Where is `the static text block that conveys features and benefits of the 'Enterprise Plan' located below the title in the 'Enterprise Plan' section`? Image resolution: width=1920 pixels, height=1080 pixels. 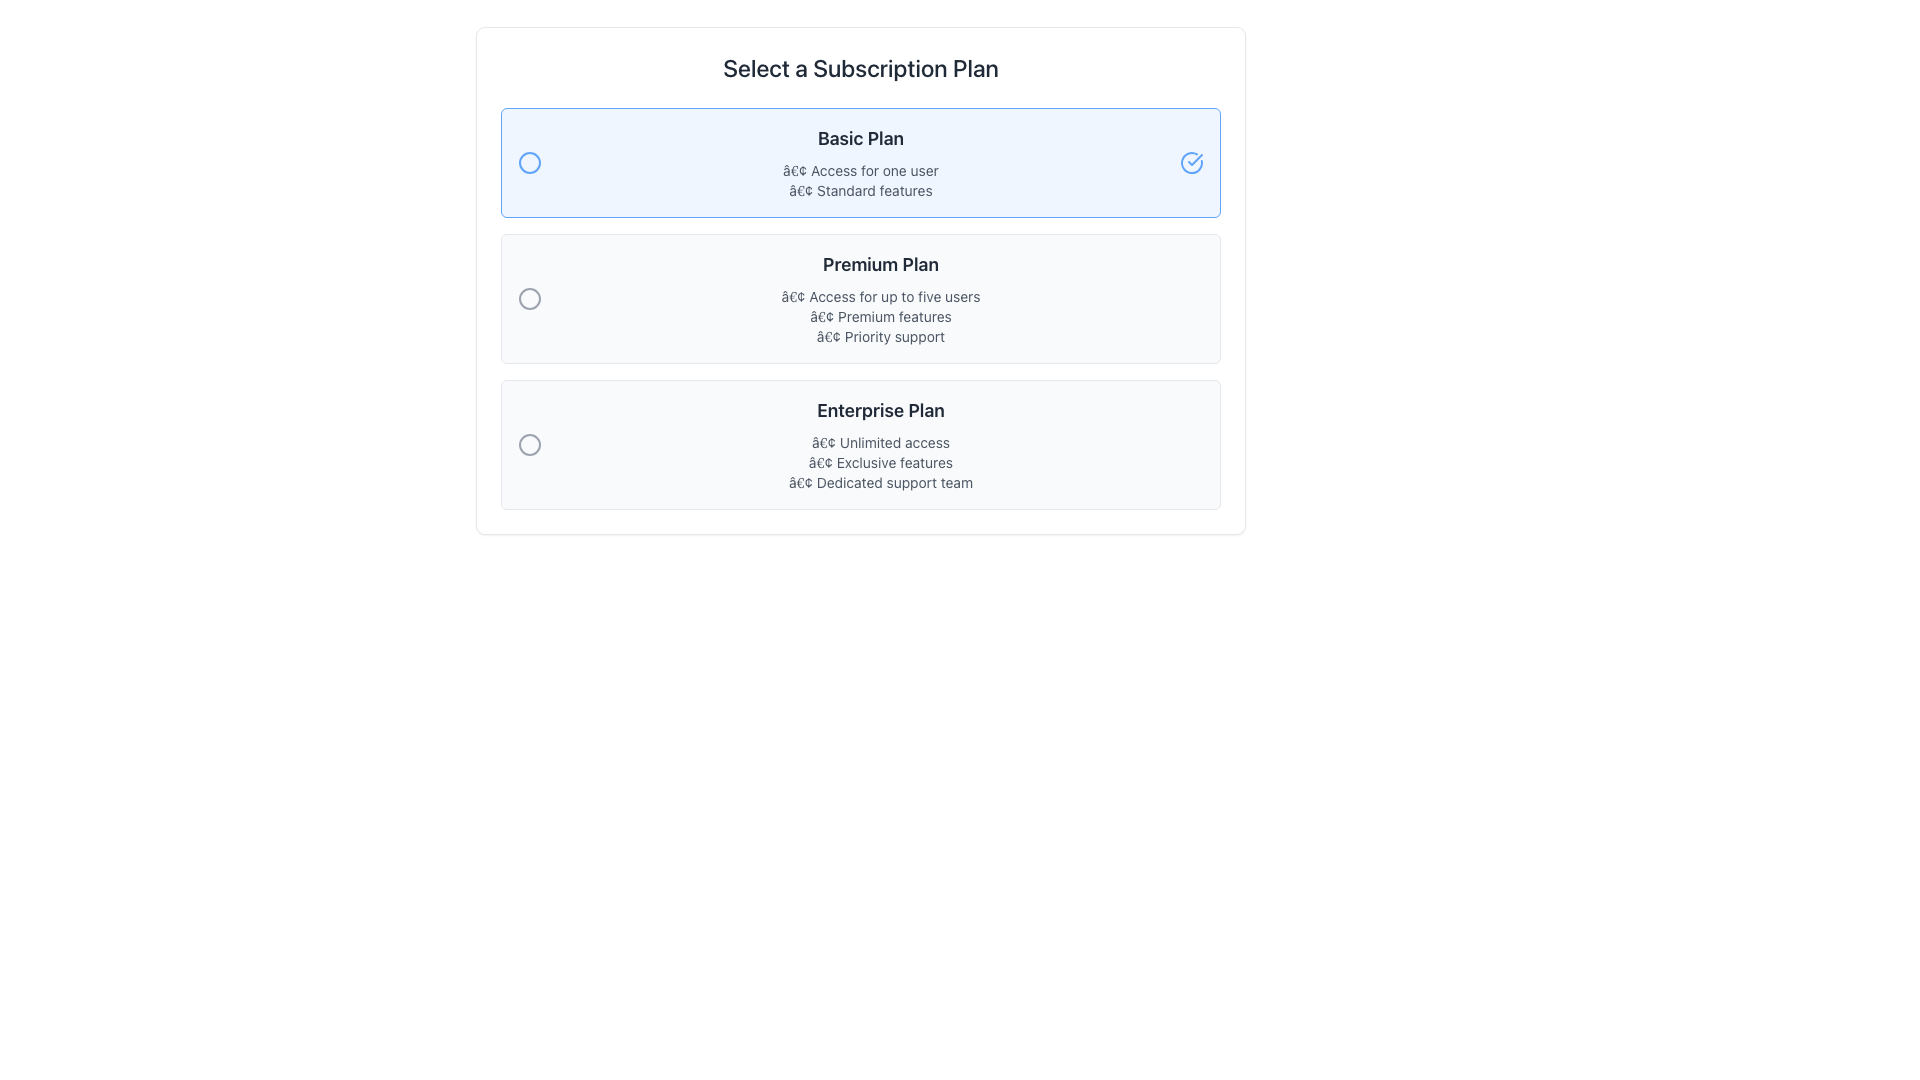
the static text block that conveys features and benefits of the 'Enterprise Plan' located below the title in the 'Enterprise Plan' section is located at coordinates (880, 462).